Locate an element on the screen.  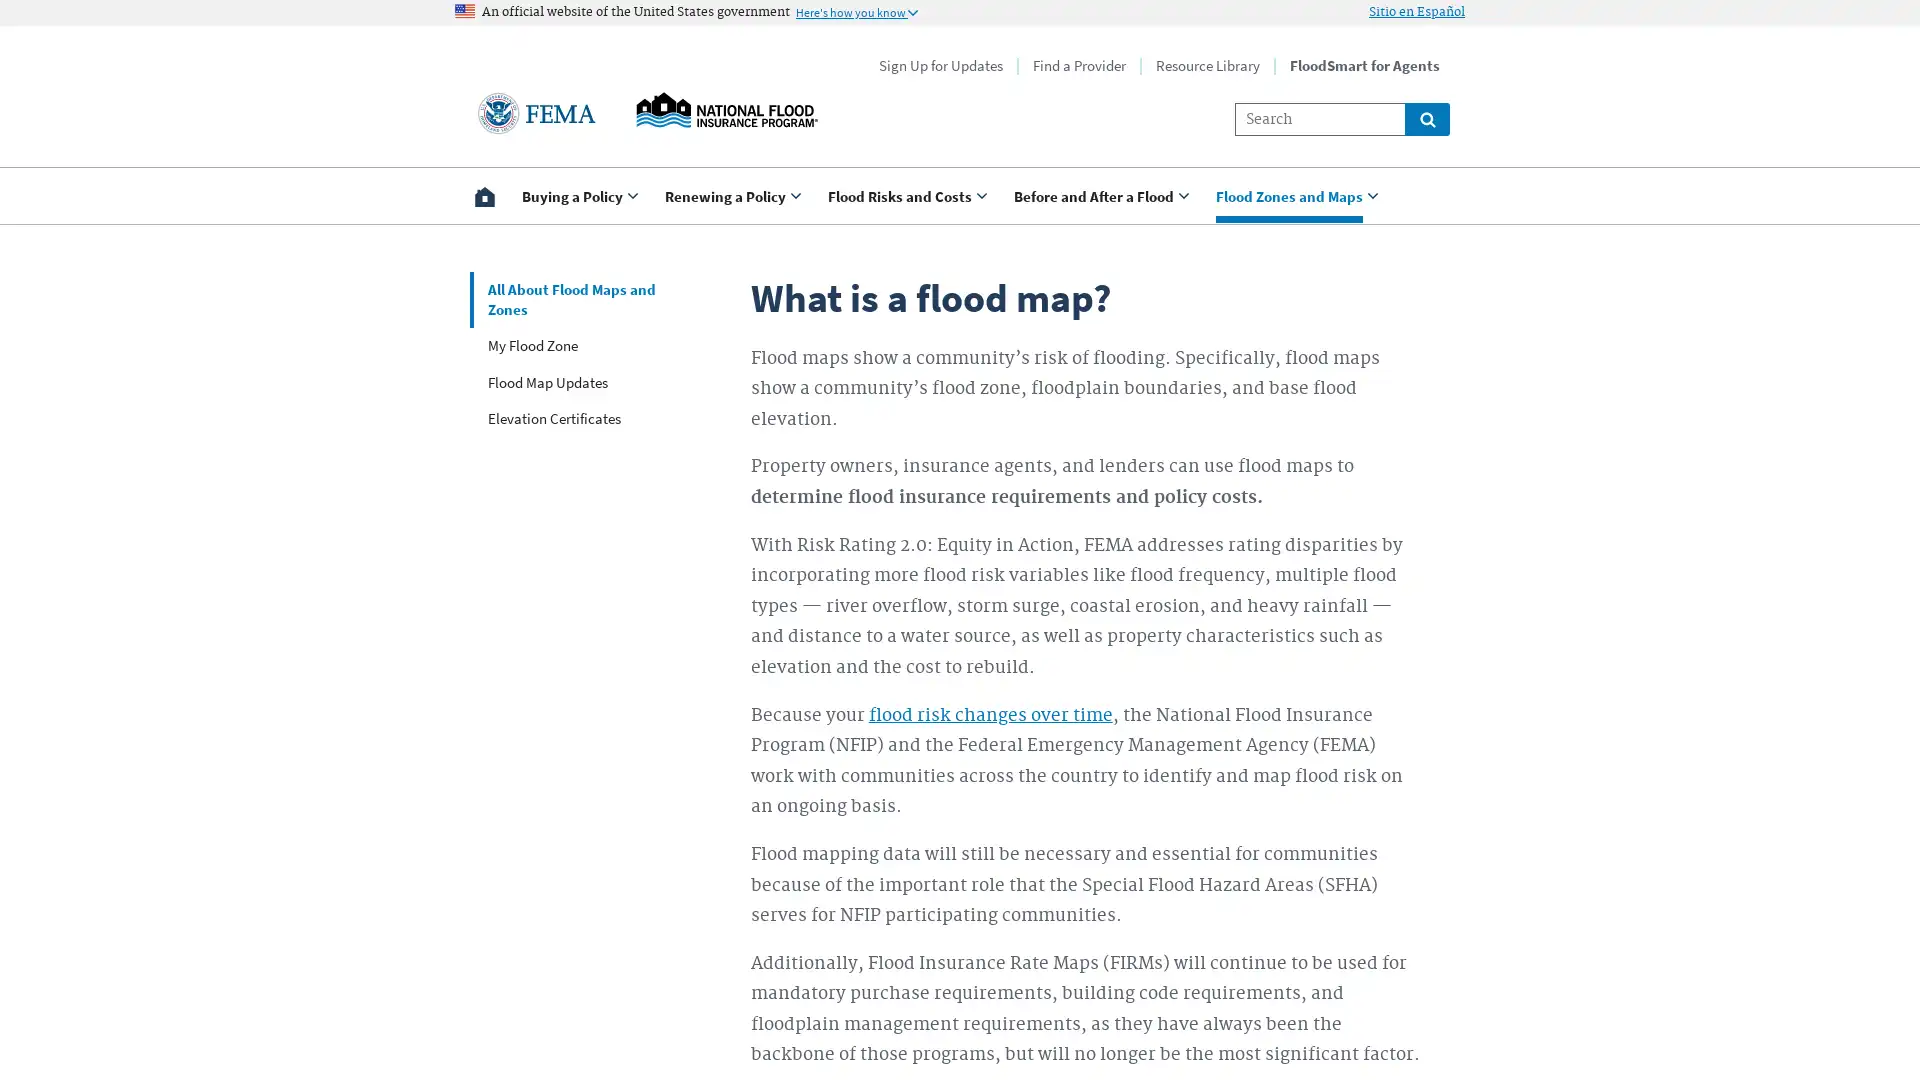
Use <enter> and shift + <enter> to open and close the drop down to sub-menus is located at coordinates (1103, 195).